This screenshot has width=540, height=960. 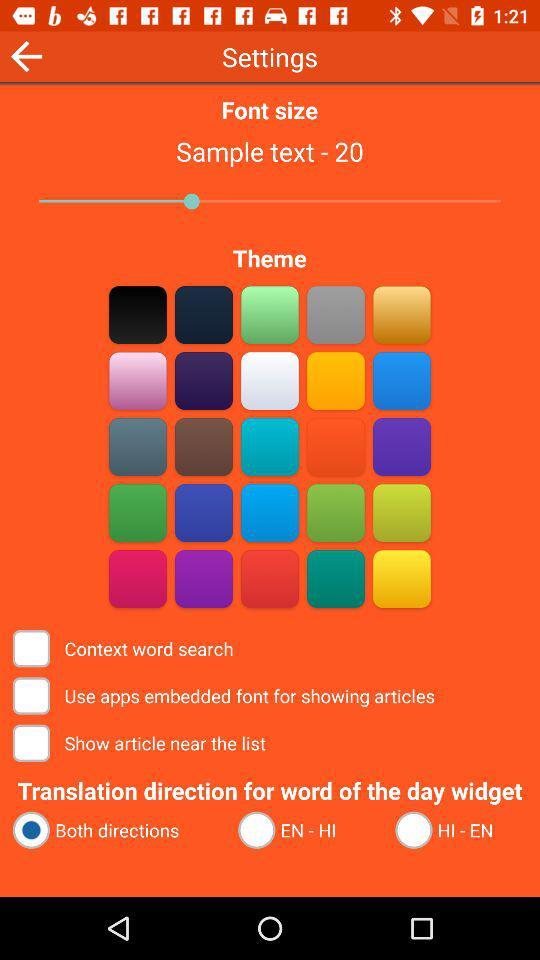 What do you see at coordinates (137, 380) in the screenshot?
I see `go do couler` at bounding box center [137, 380].